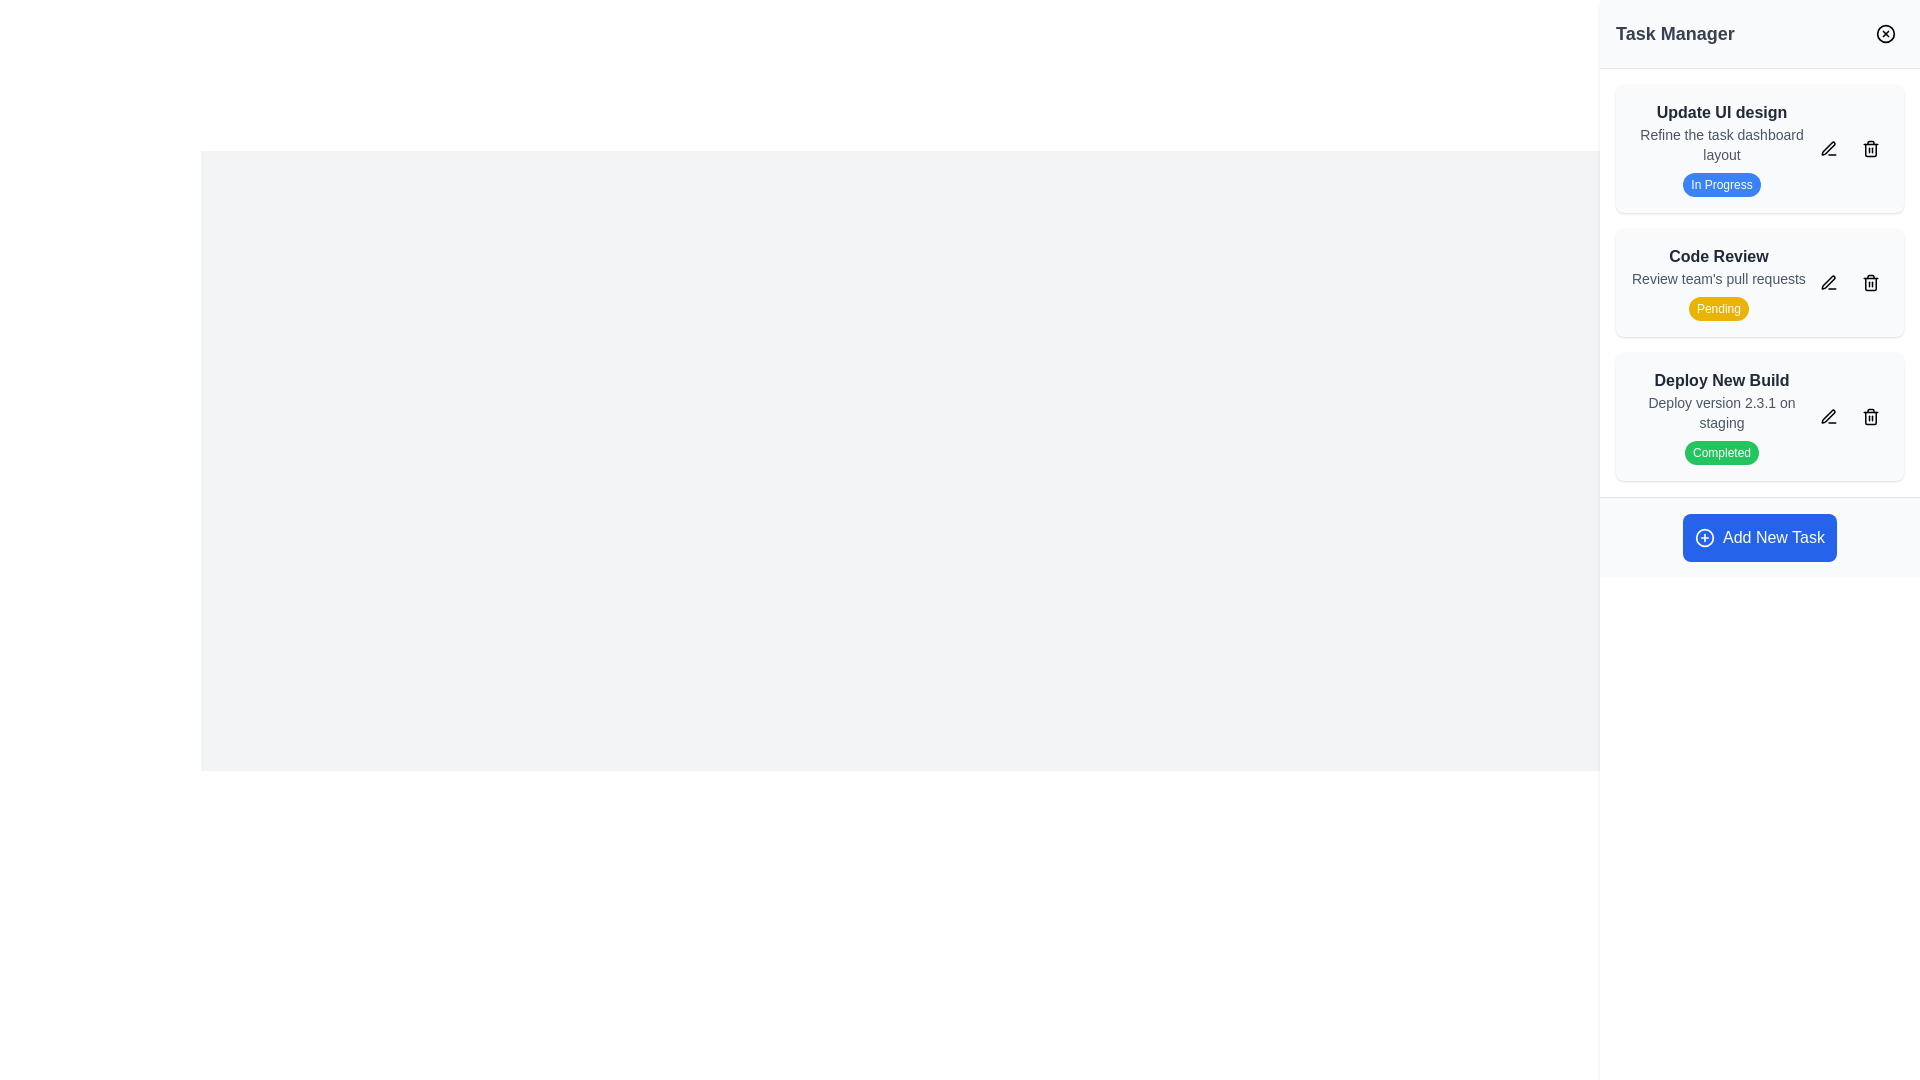 This screenshot has width=1920, height=1080. I want to click on the delete icon located at the far right of the 'Deploy New Build' task card in the Task Manager panel, so click(1870, 415).